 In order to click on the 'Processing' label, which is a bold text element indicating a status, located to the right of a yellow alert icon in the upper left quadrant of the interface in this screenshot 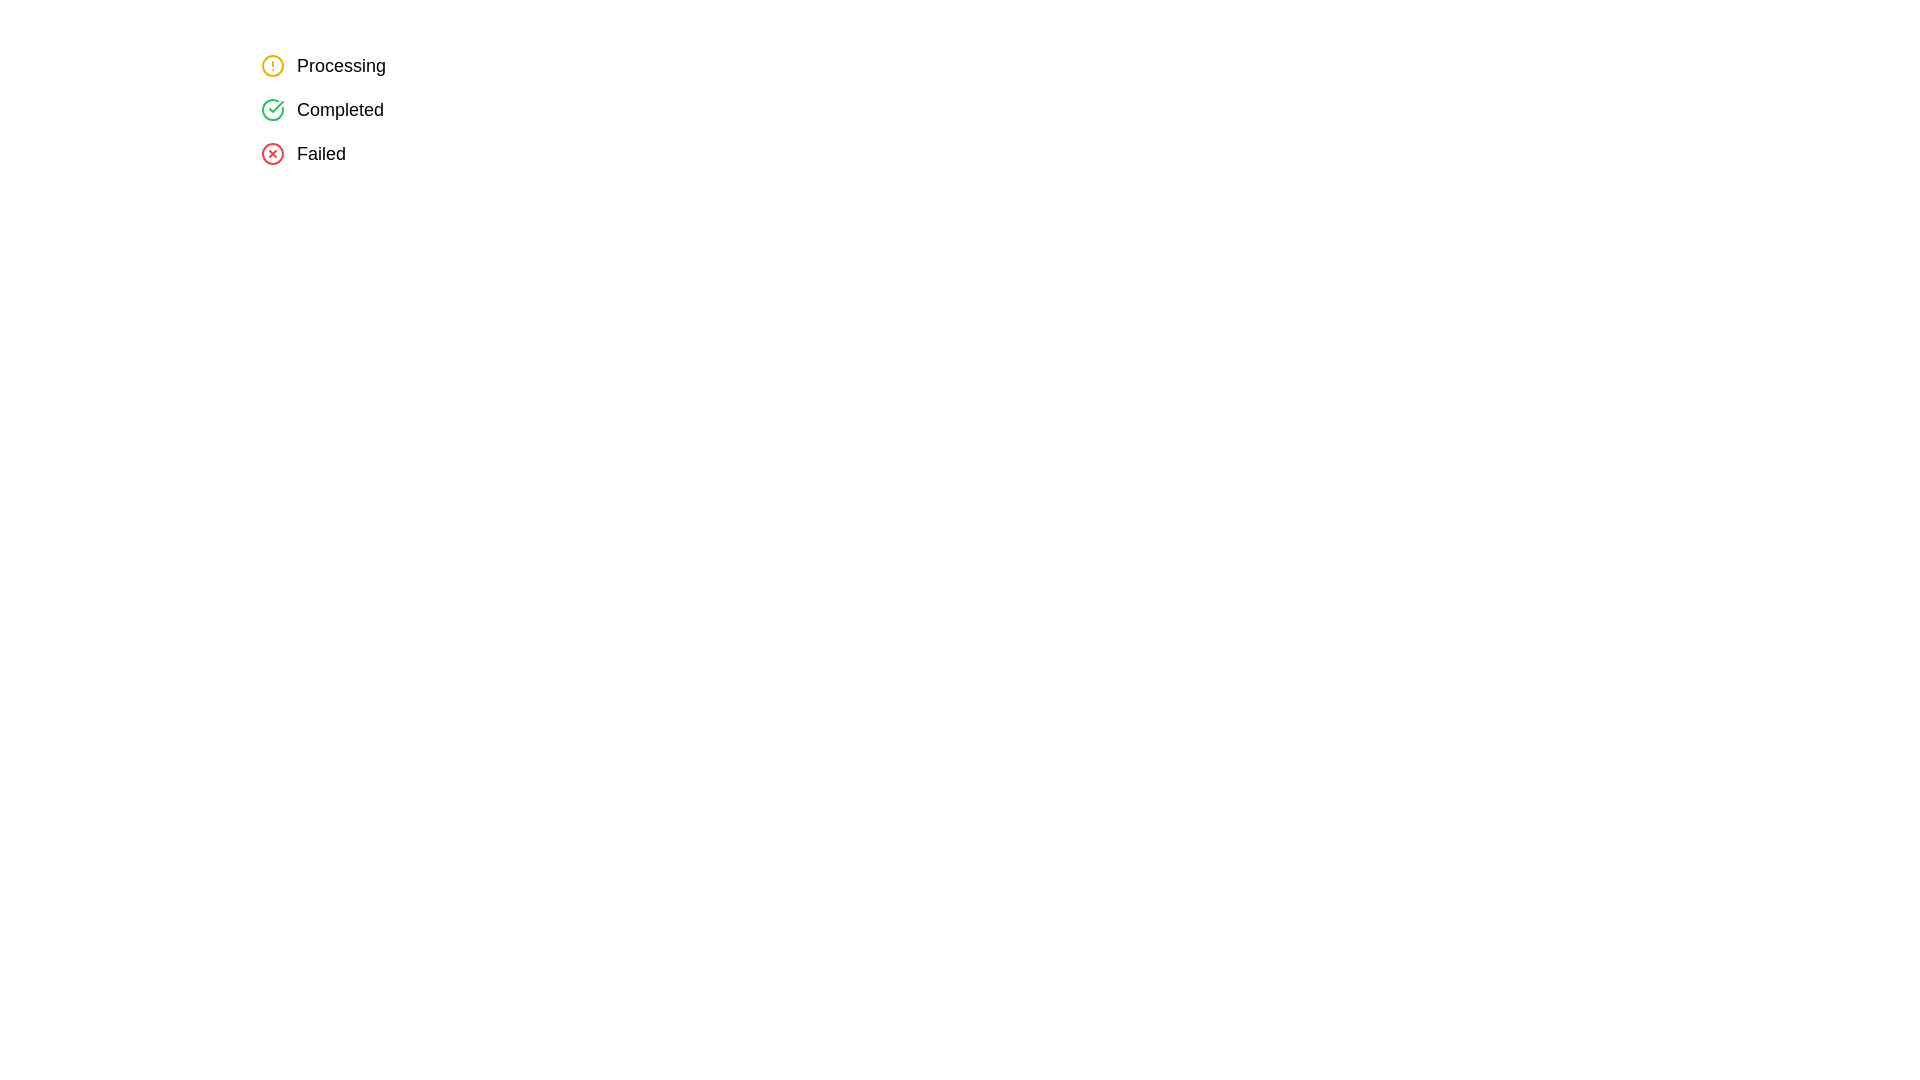, I will do `click(341, 64)`.